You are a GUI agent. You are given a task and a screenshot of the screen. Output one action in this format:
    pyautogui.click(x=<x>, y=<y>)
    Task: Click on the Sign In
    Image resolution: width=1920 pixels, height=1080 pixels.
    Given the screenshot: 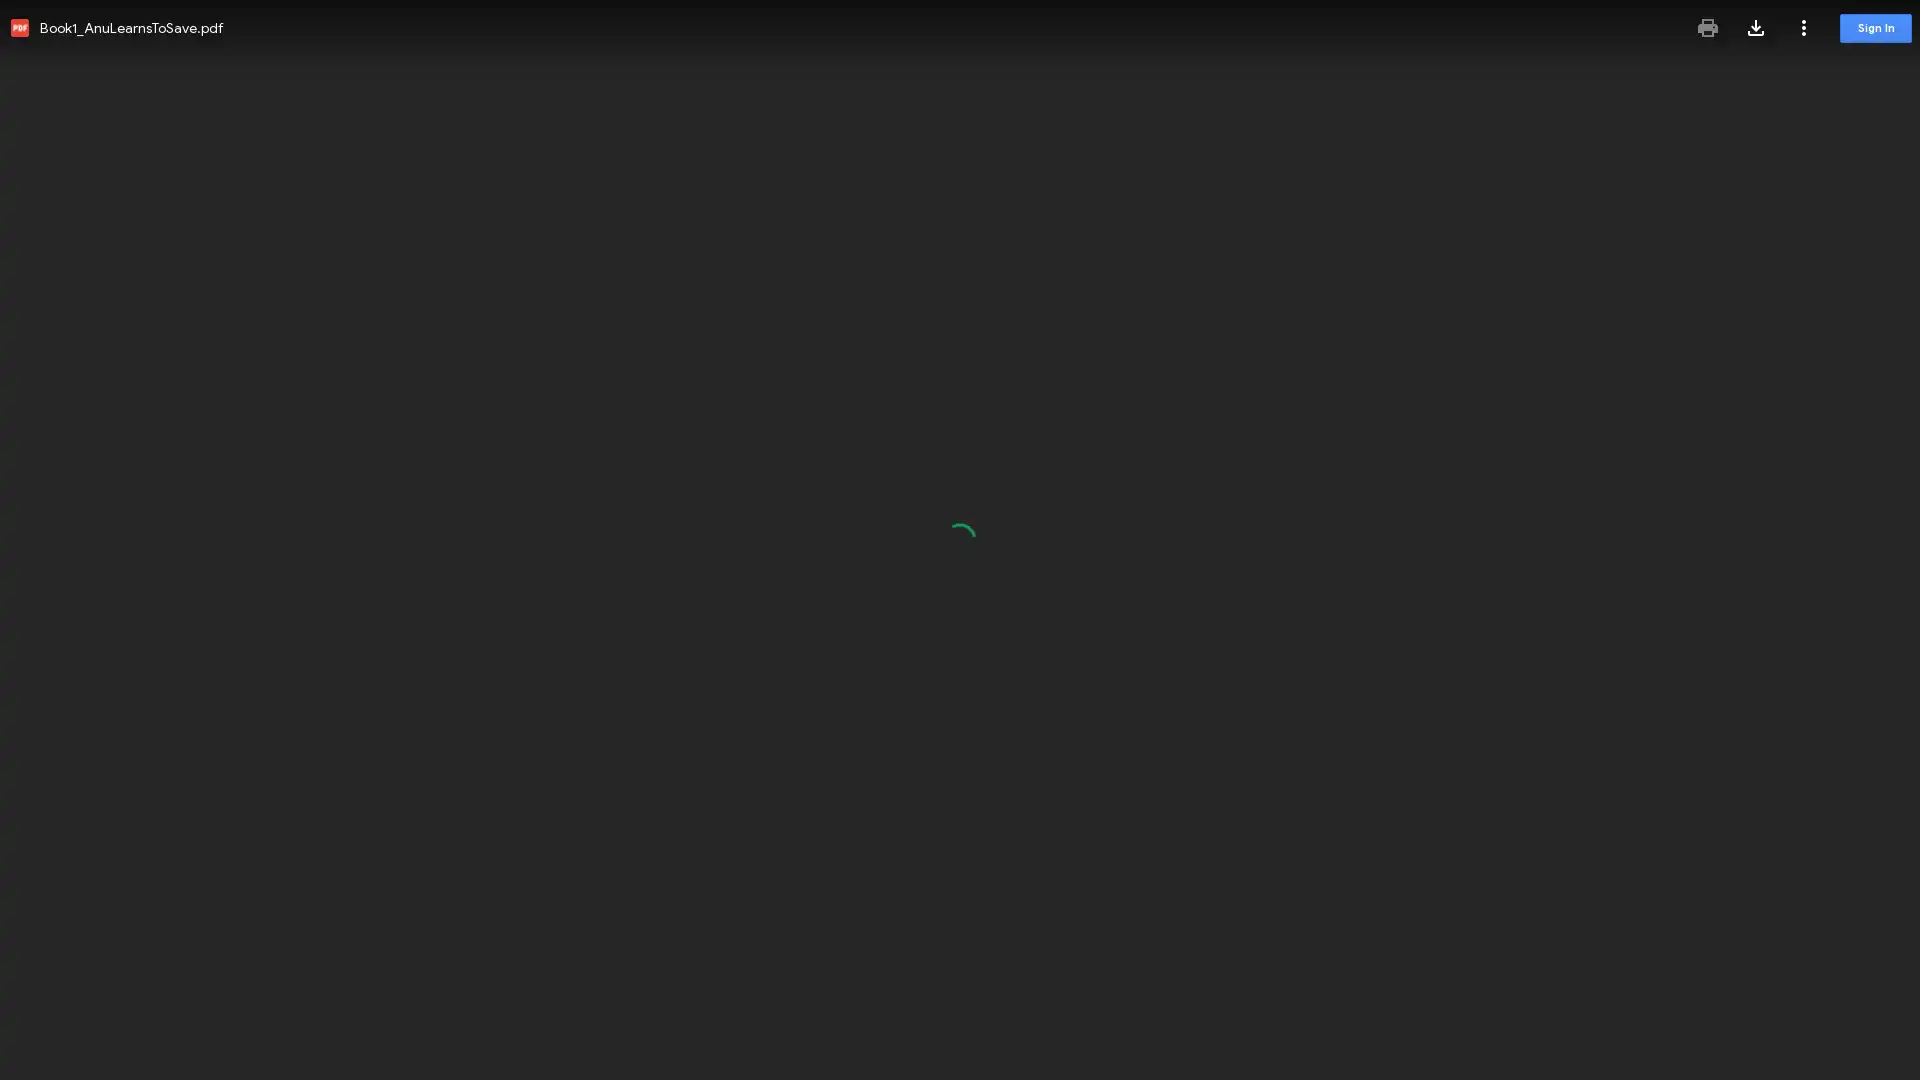 What is the action you would take?
    pyautogui.click(x=1875, y=28)
    